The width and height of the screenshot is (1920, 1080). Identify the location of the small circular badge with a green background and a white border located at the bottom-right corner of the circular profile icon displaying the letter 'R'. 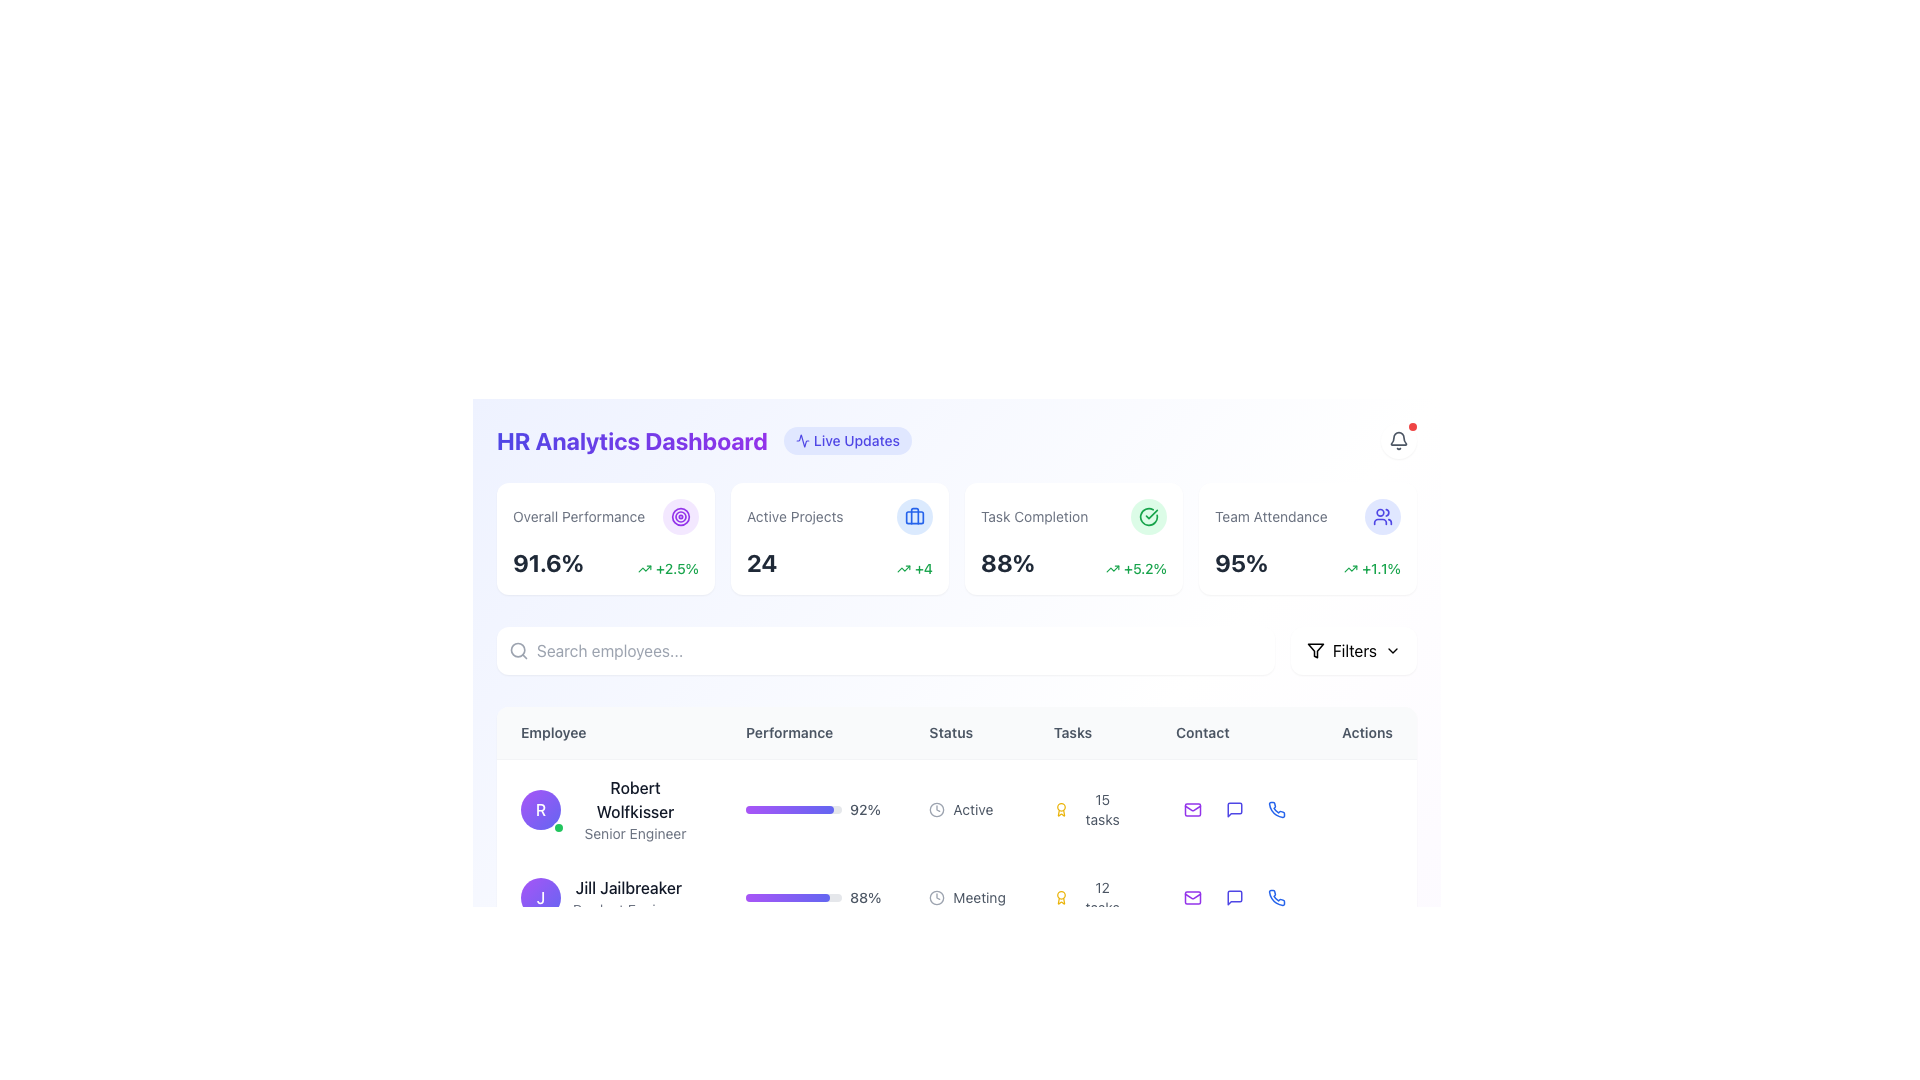
(558, 828).